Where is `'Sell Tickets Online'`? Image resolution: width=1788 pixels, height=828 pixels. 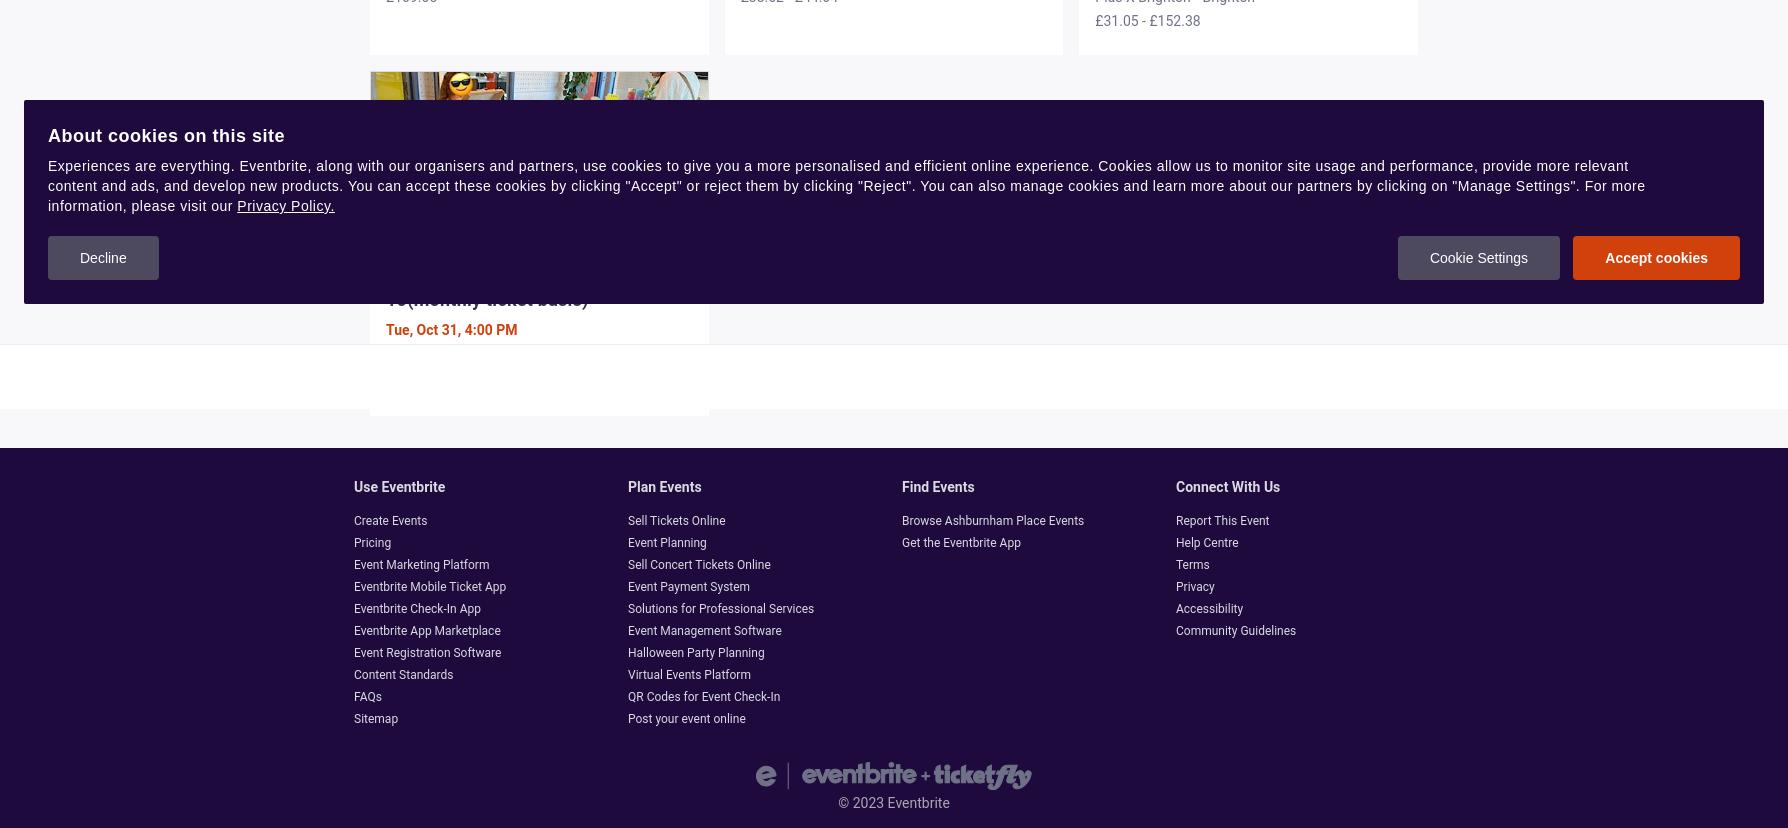
'Sell Tickets Online' is located at coordinates (675, 519).